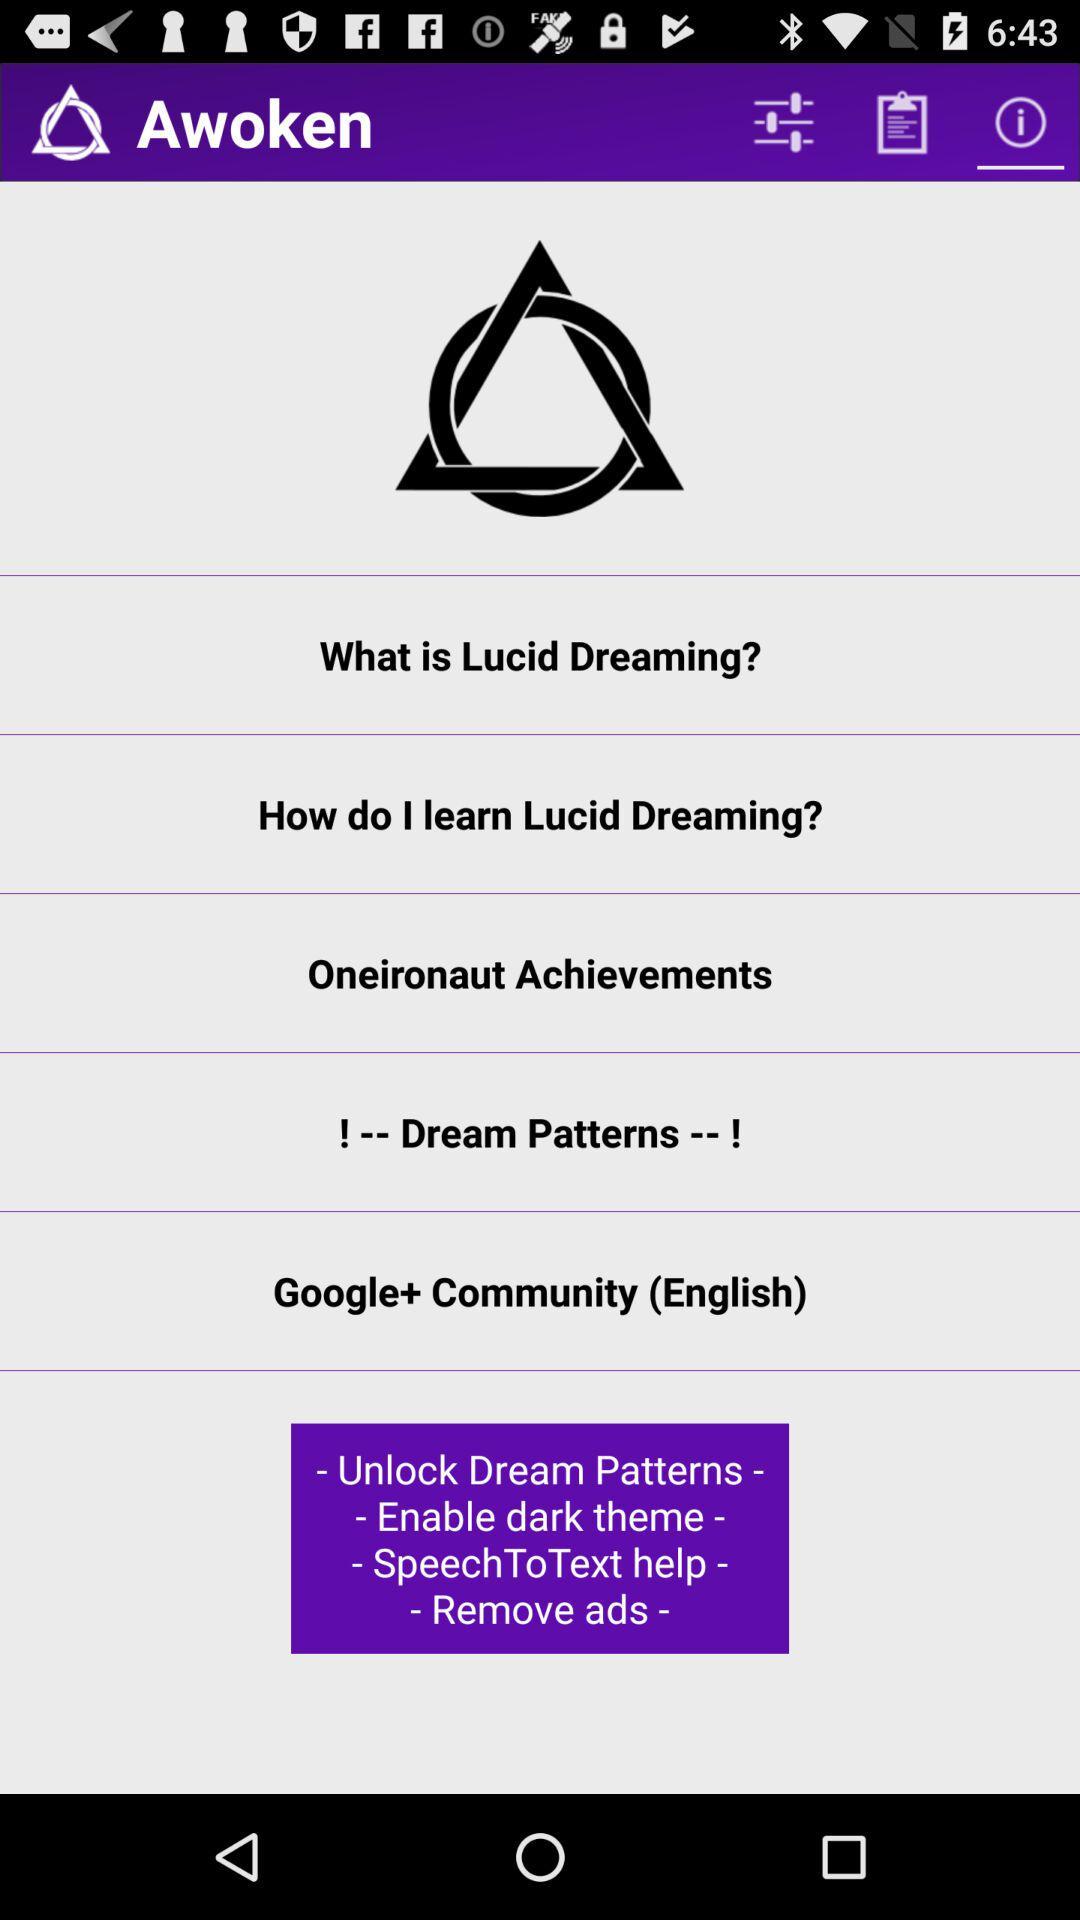 This screenshot has height=1920, width=1080. Describe the element at coordinates (782, 121) in the screenshot. I see `the item to the right of the awoken icon` at that location.